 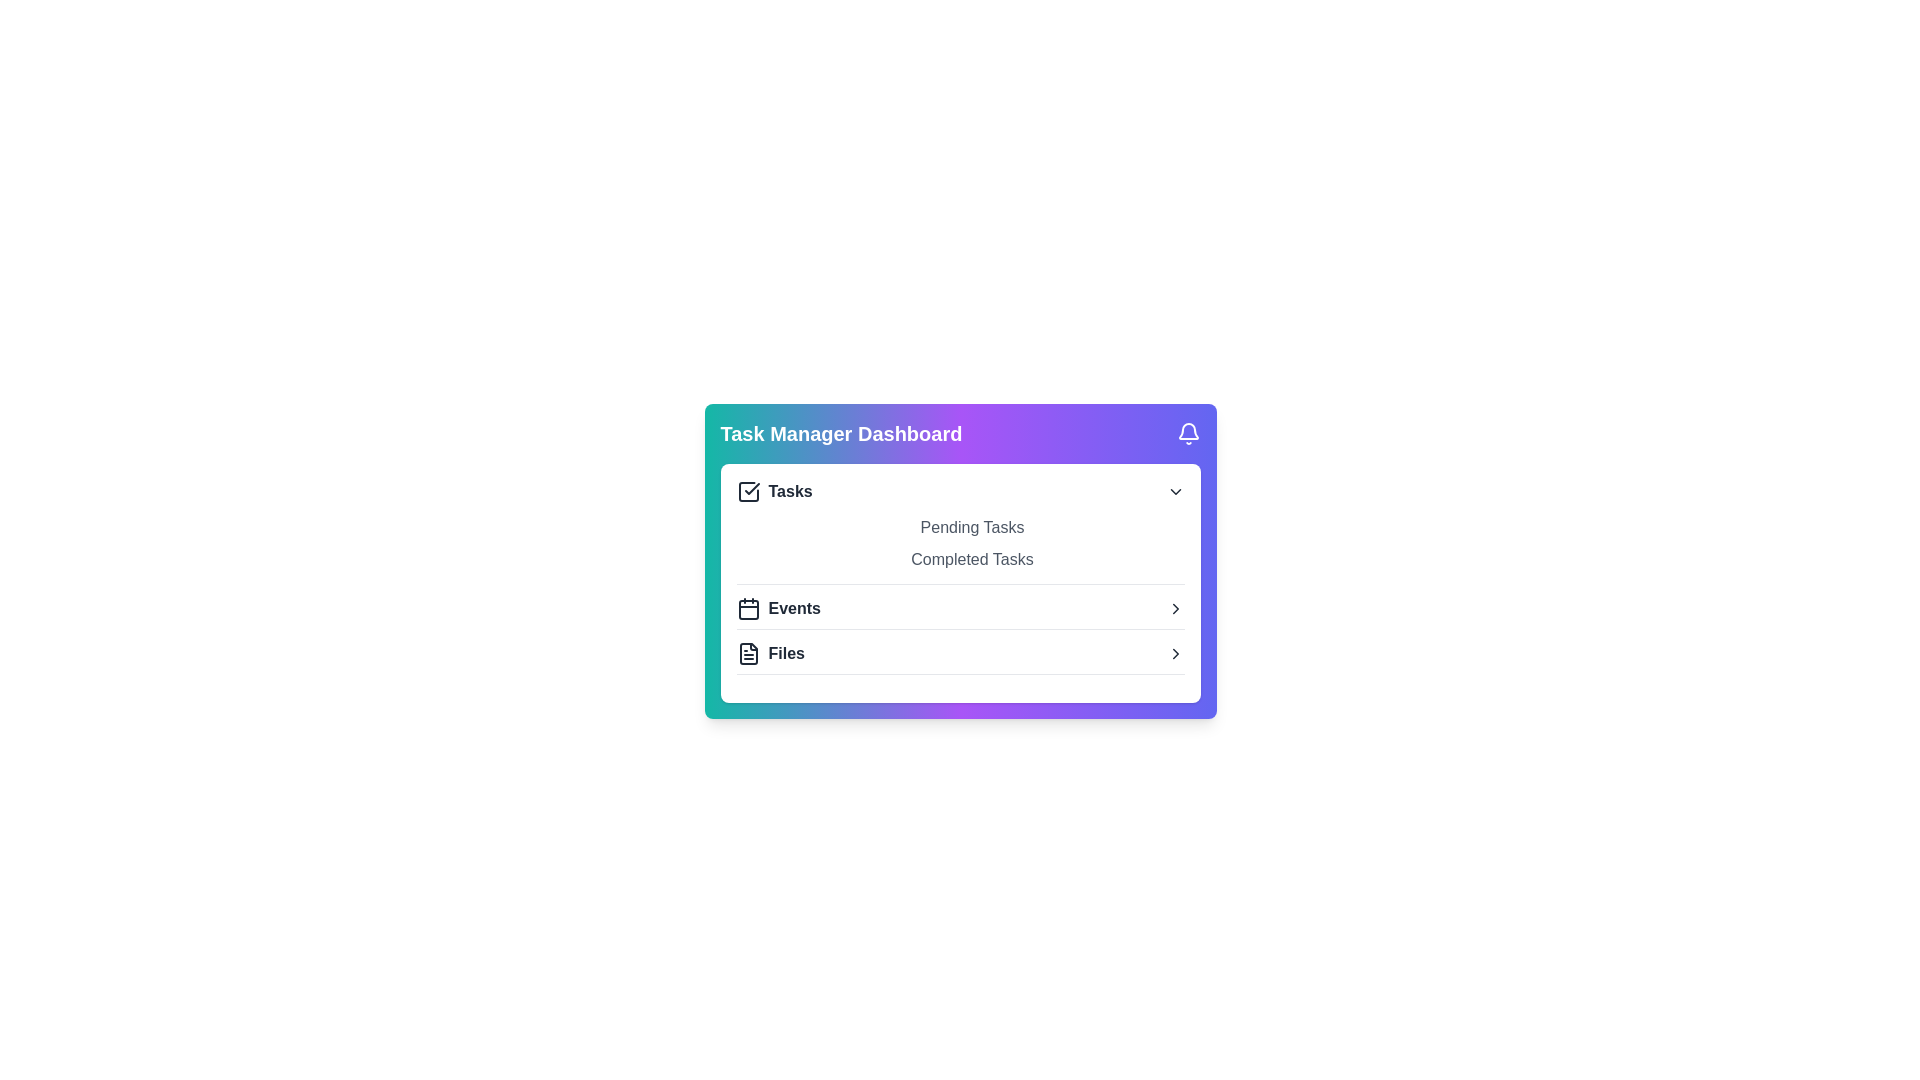 What do you see at coordinates (960, 654) in the screenshot?
I see `the third navigation list item under the 'Task Manager Dashboard', which links to the 'Files' section` at bounding box center [960, 654].